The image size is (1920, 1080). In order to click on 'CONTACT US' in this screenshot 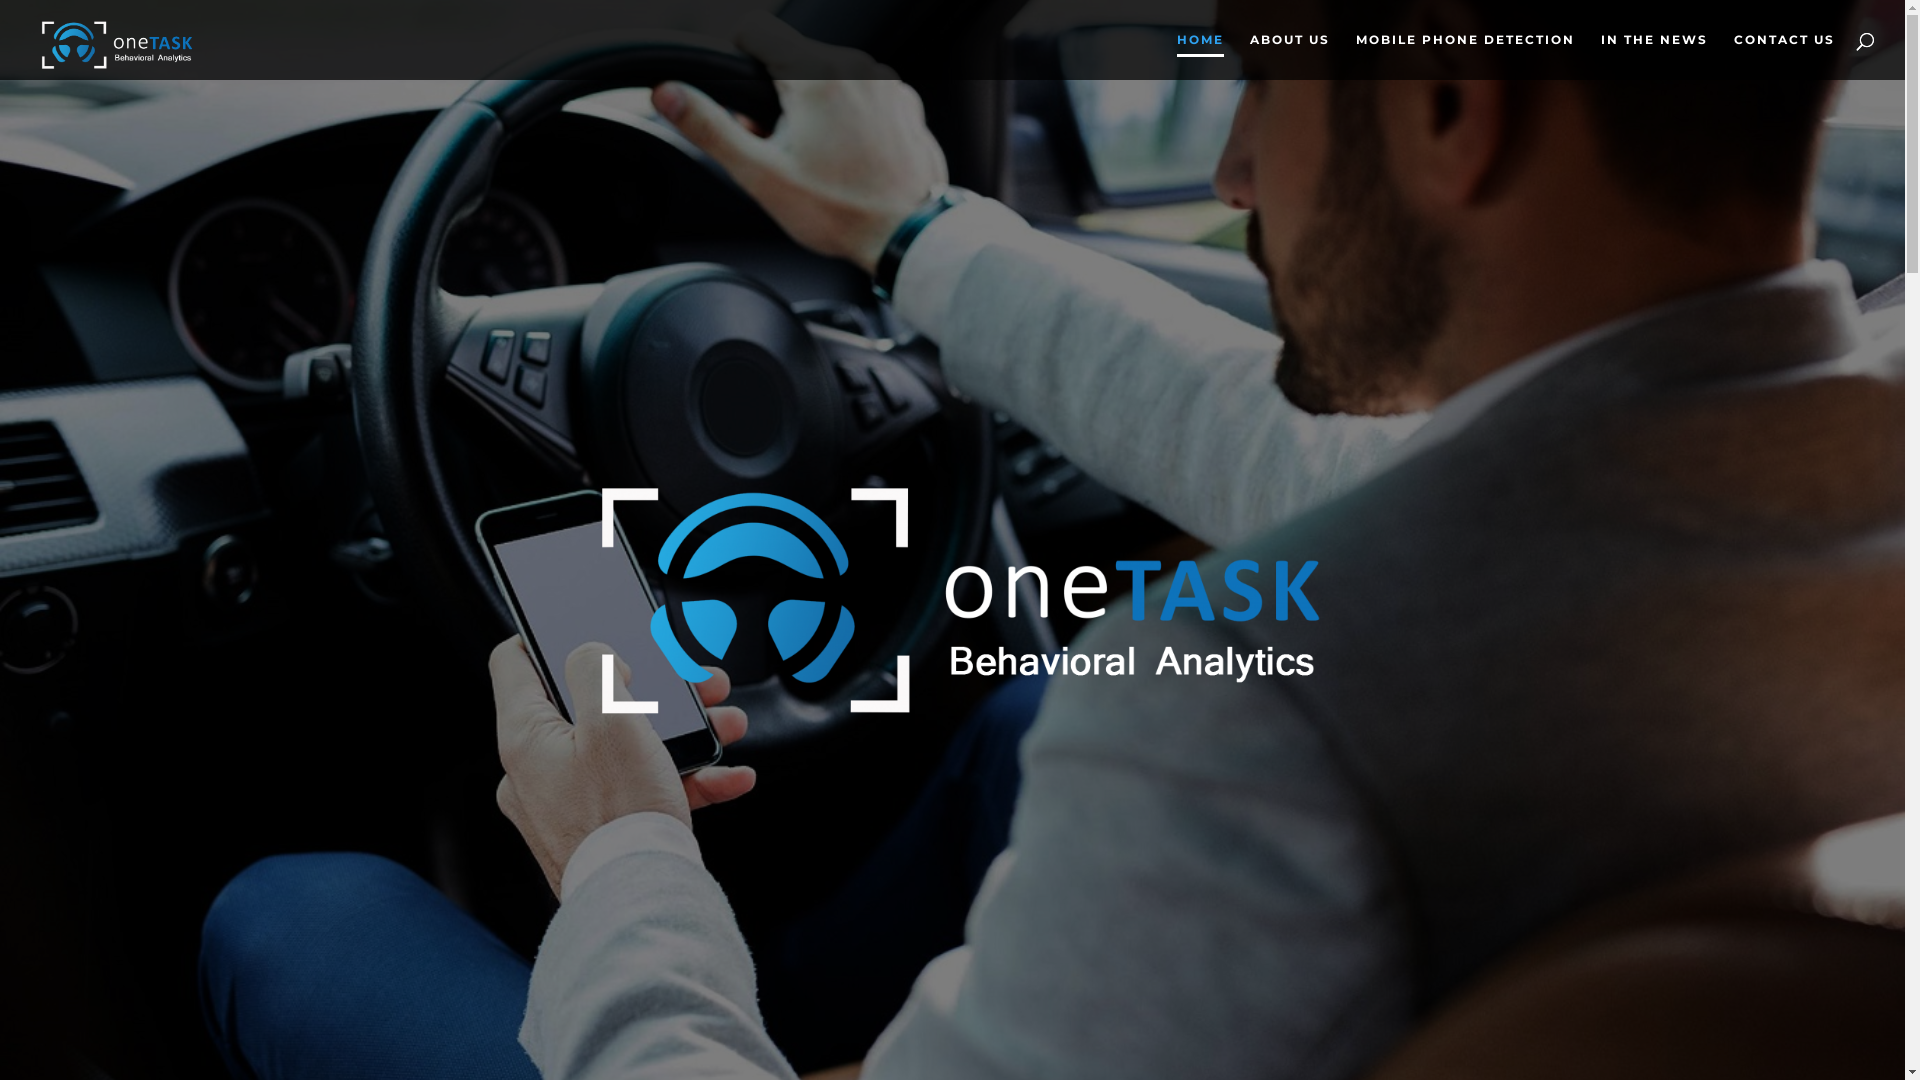, I will do `click(1784, 55)`.